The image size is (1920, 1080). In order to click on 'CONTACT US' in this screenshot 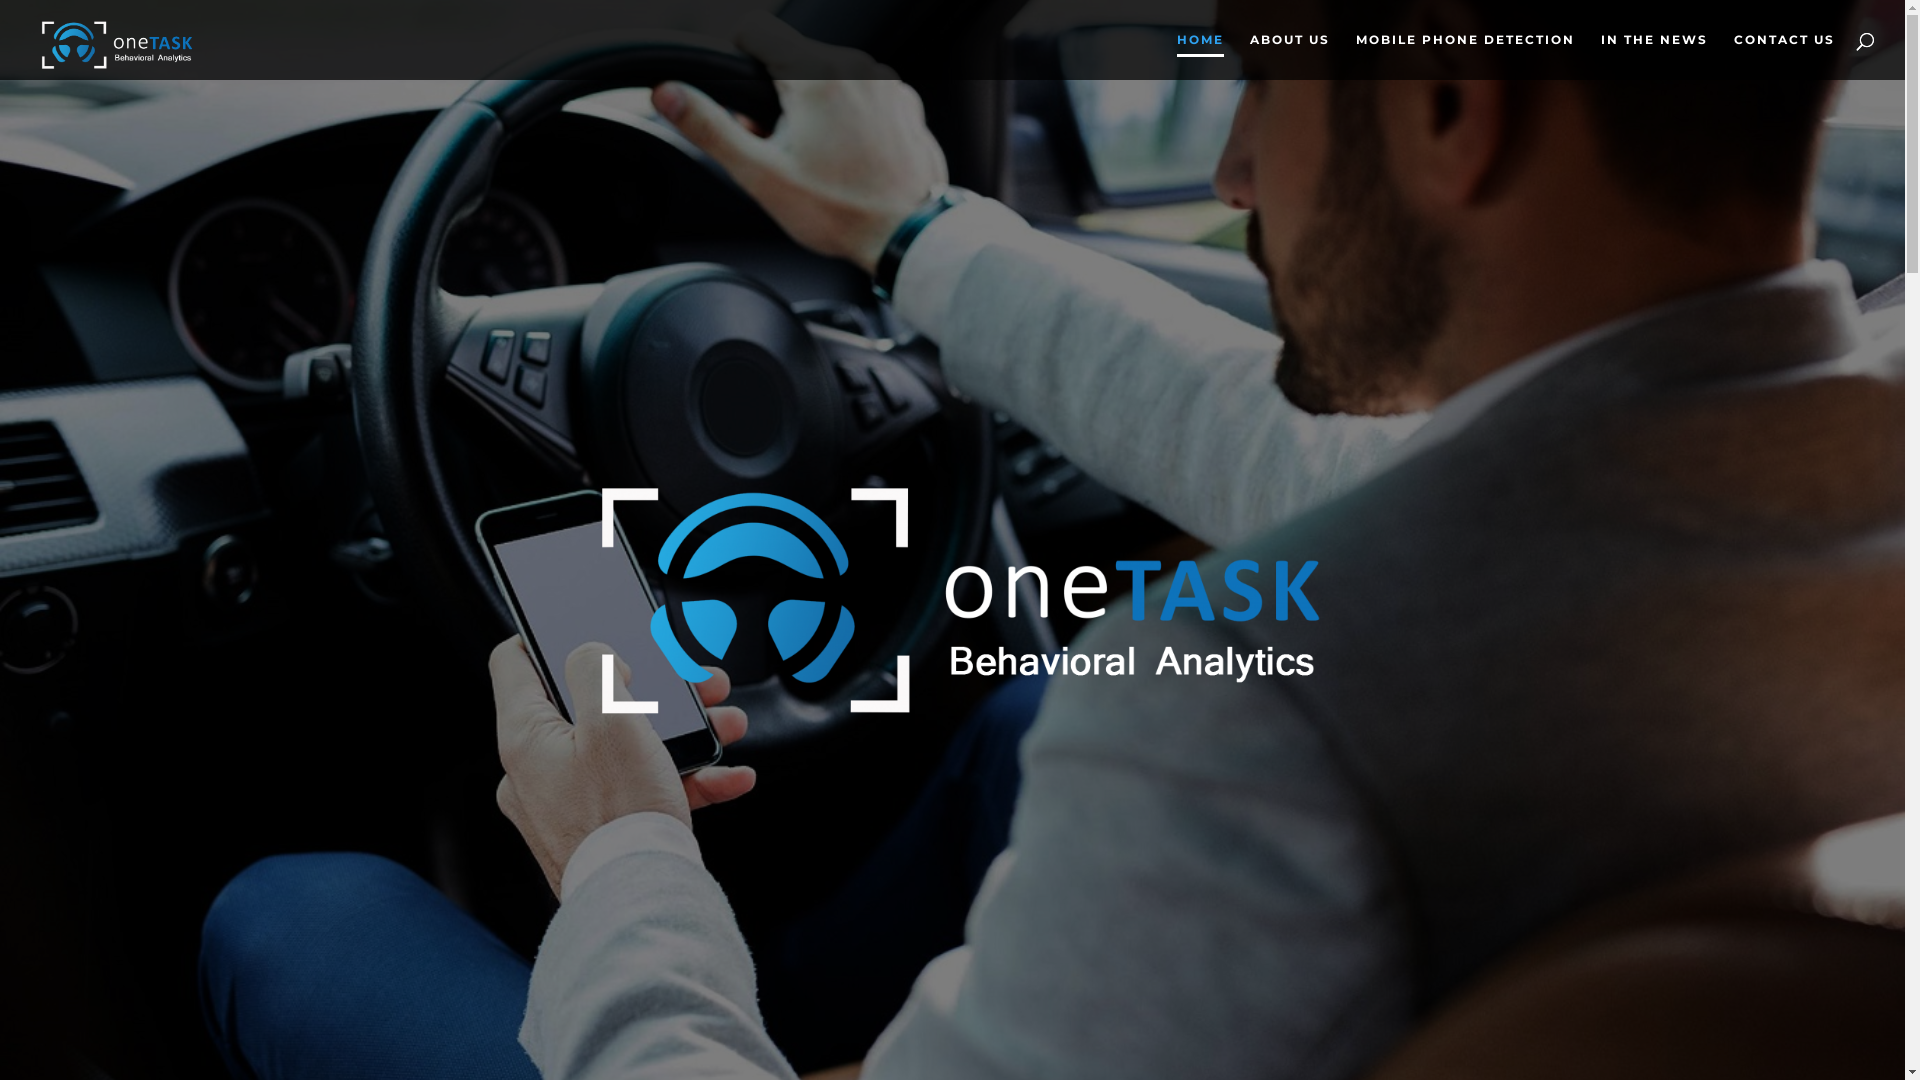, I will do `click(1784, 55)`.